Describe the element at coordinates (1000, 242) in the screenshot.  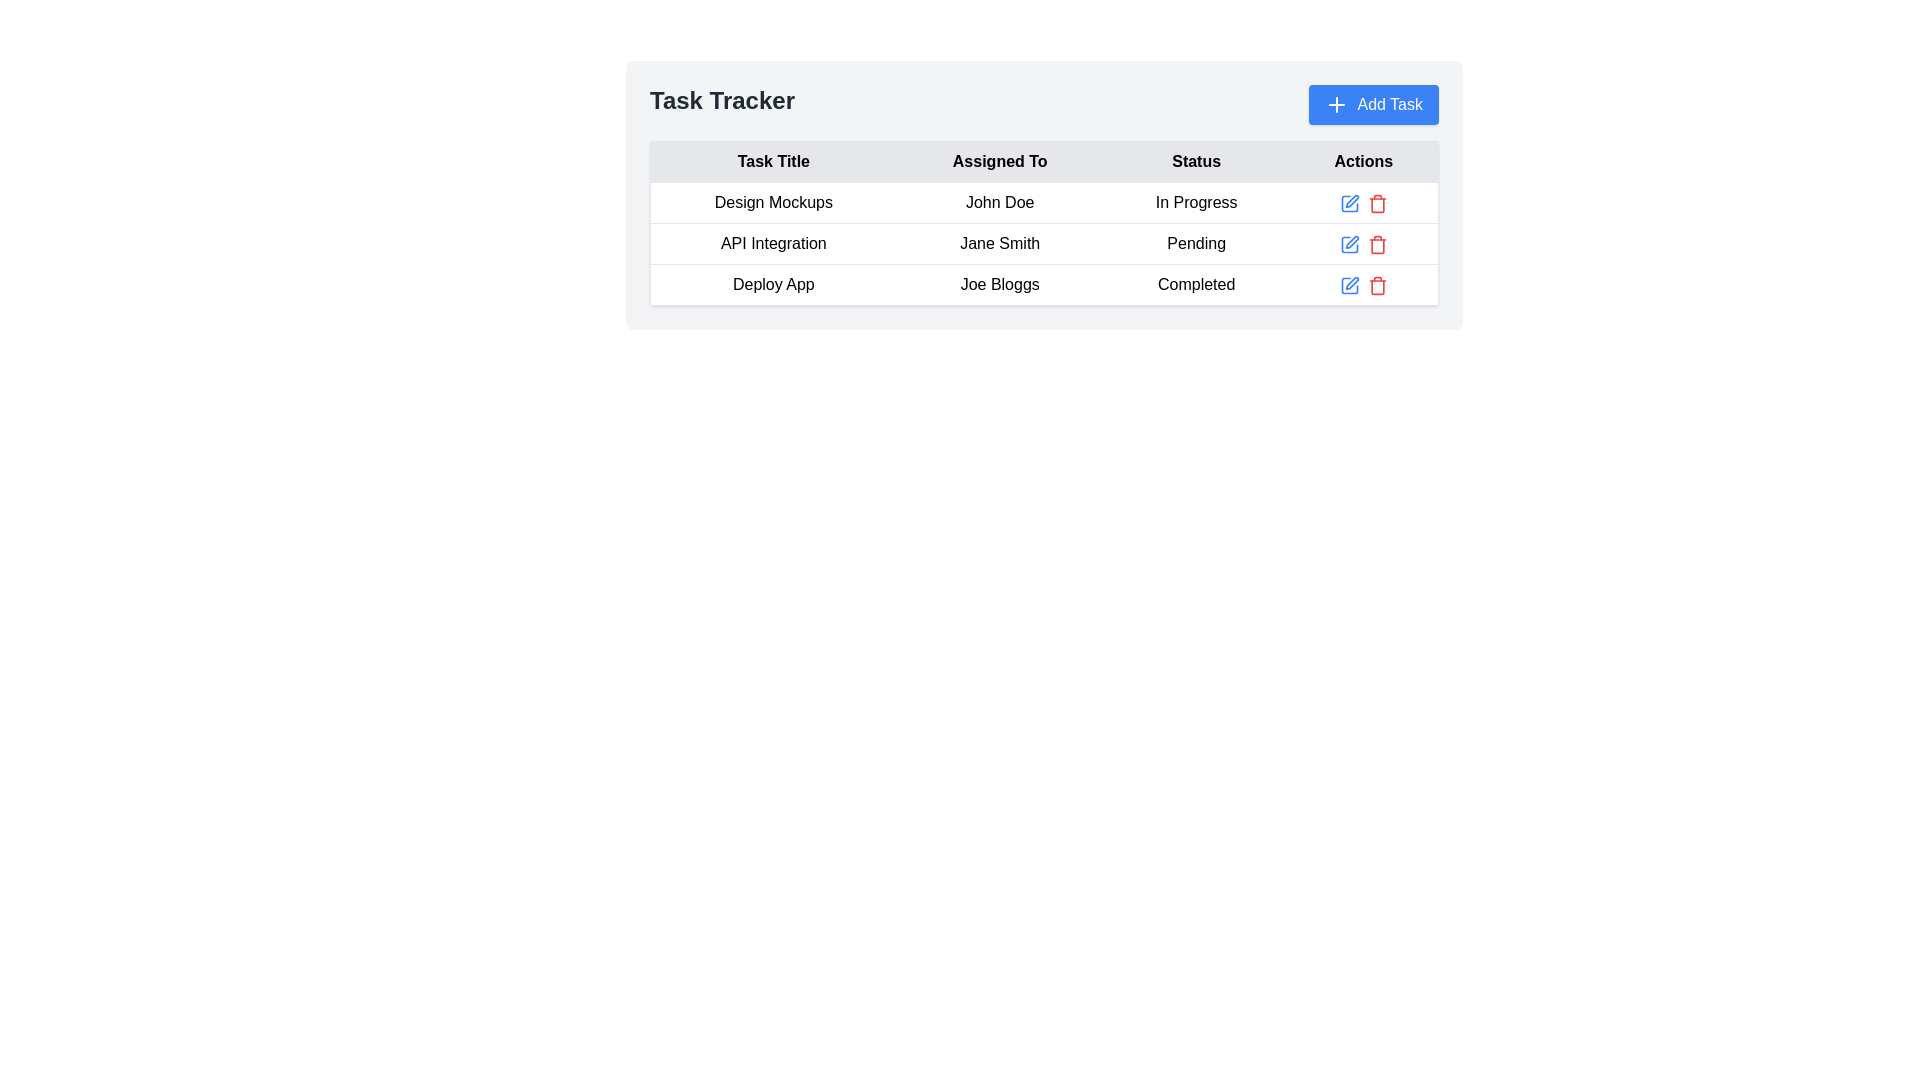
I see `the text display that shows the name of the person assigned to the task 'API Integration' in the second row of the data table under the 'Assigned To' column` at that location.